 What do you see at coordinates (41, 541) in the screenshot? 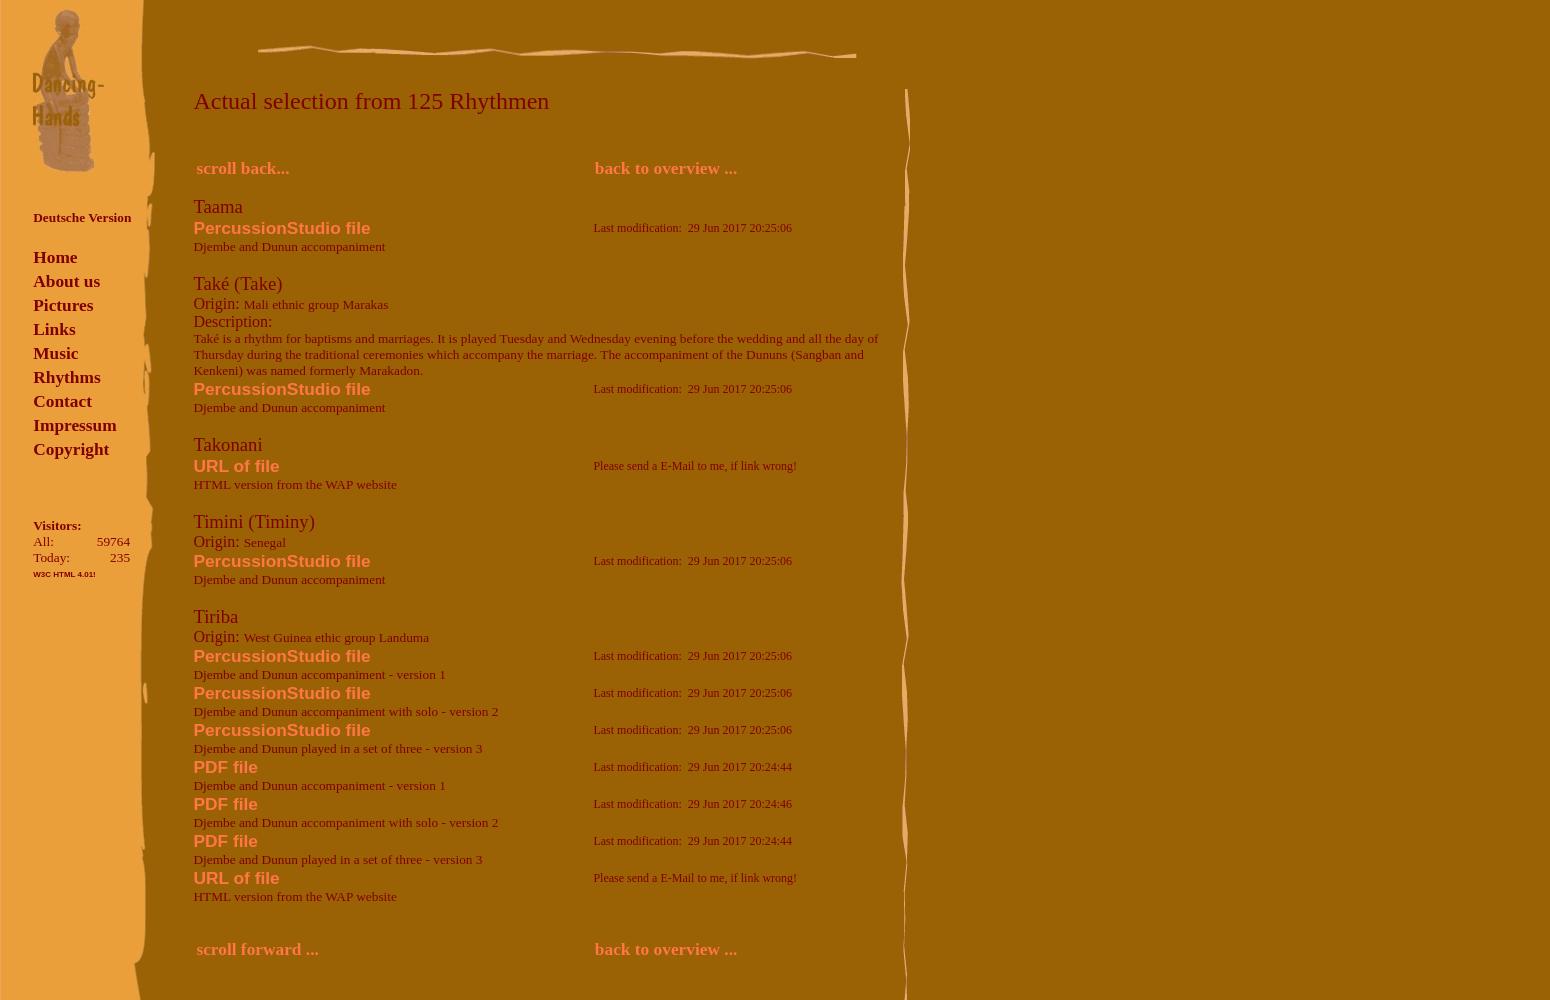
I see `'All:'` at bounding box center [41, 541].